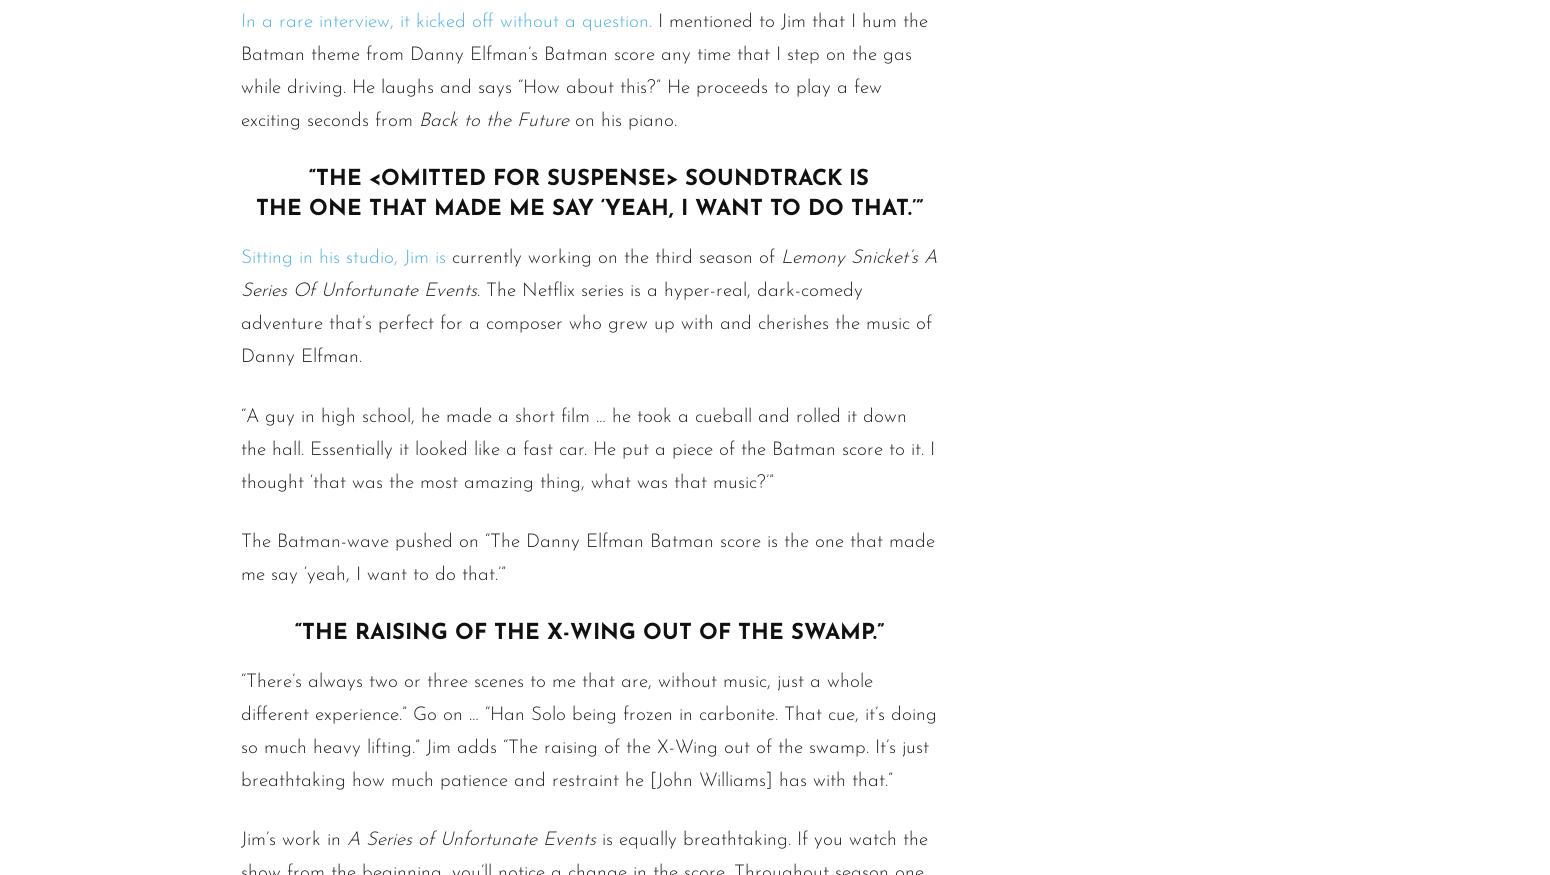 The width and height of the screenshot is (1550, 875). What do you see at coordinates (588, 556) in the screenshot?
I see `'The Batman-wave pushed on “The Danny Elfman Batman score is the one that made me say ‘yeah, I want to do that.’”'` at bounding box center [588, 556].